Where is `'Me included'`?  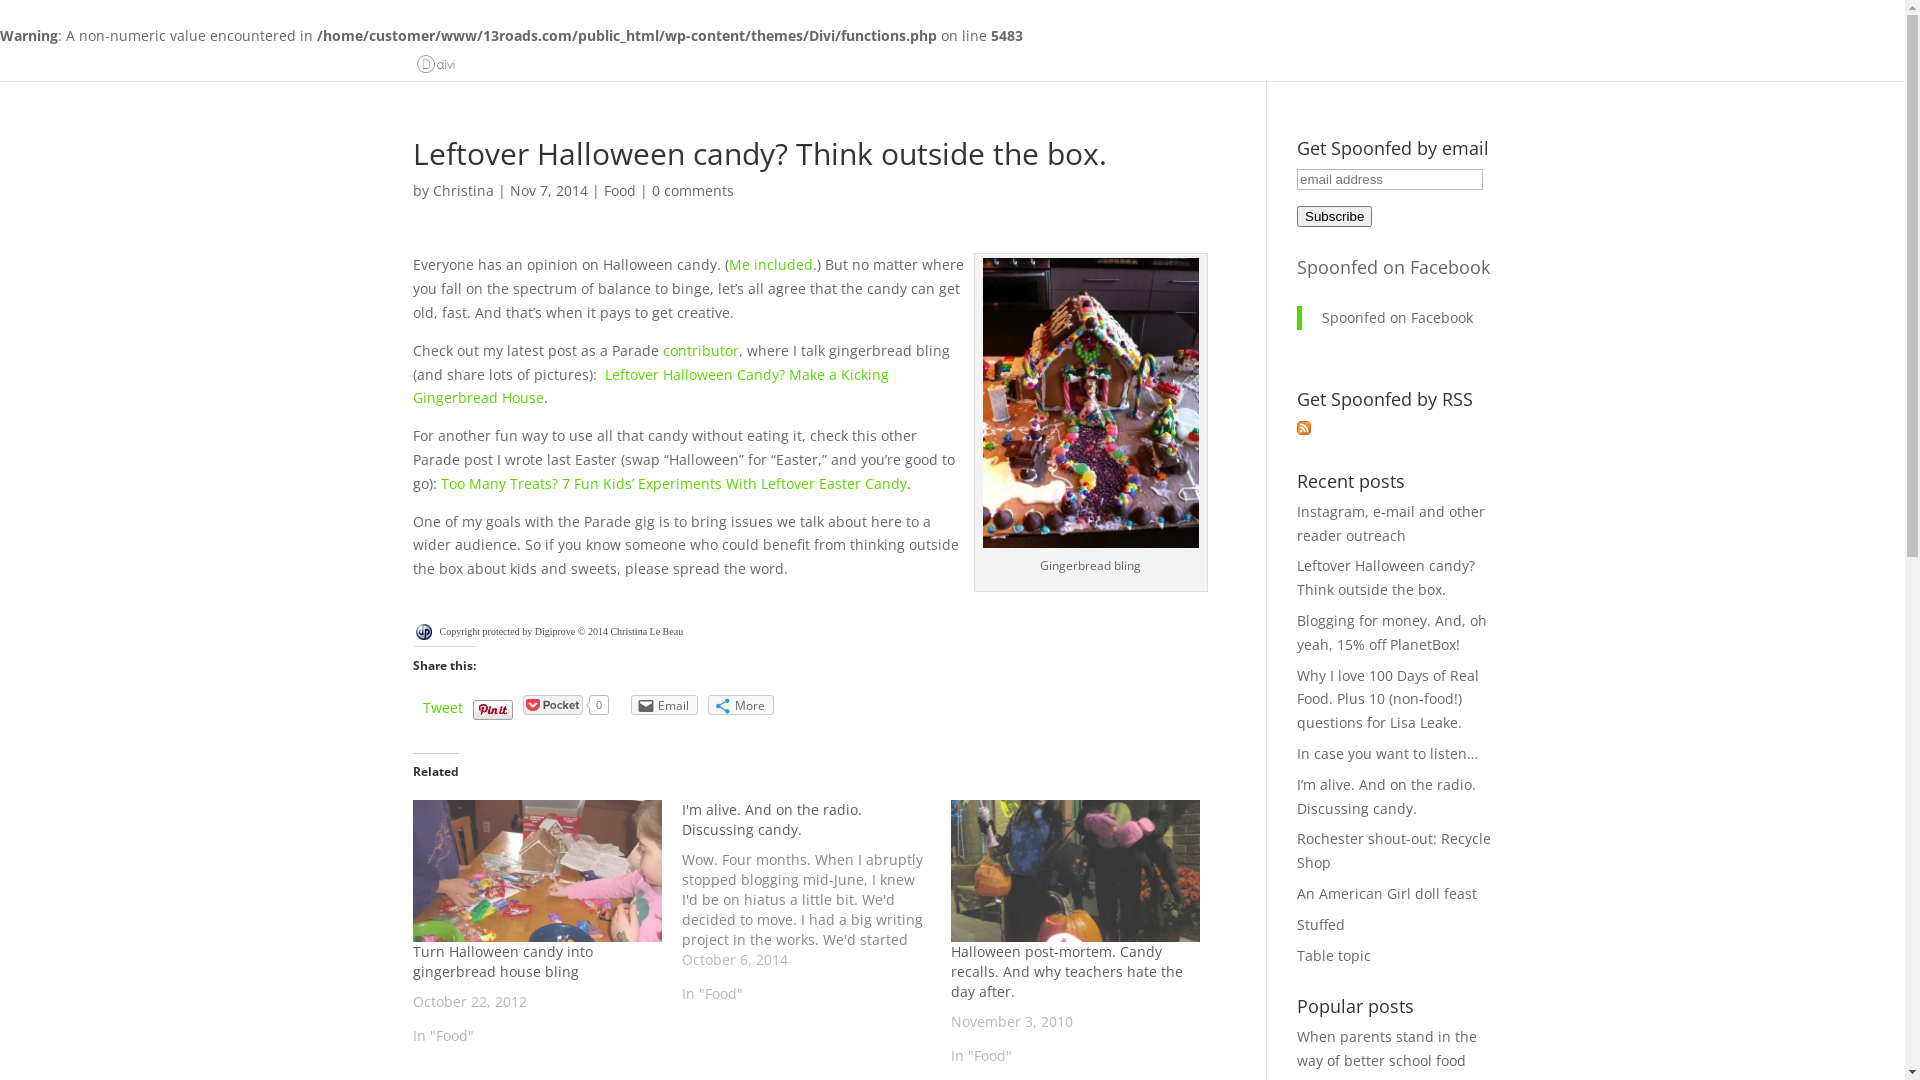 'Me included' is located at coordinates (768, 263).